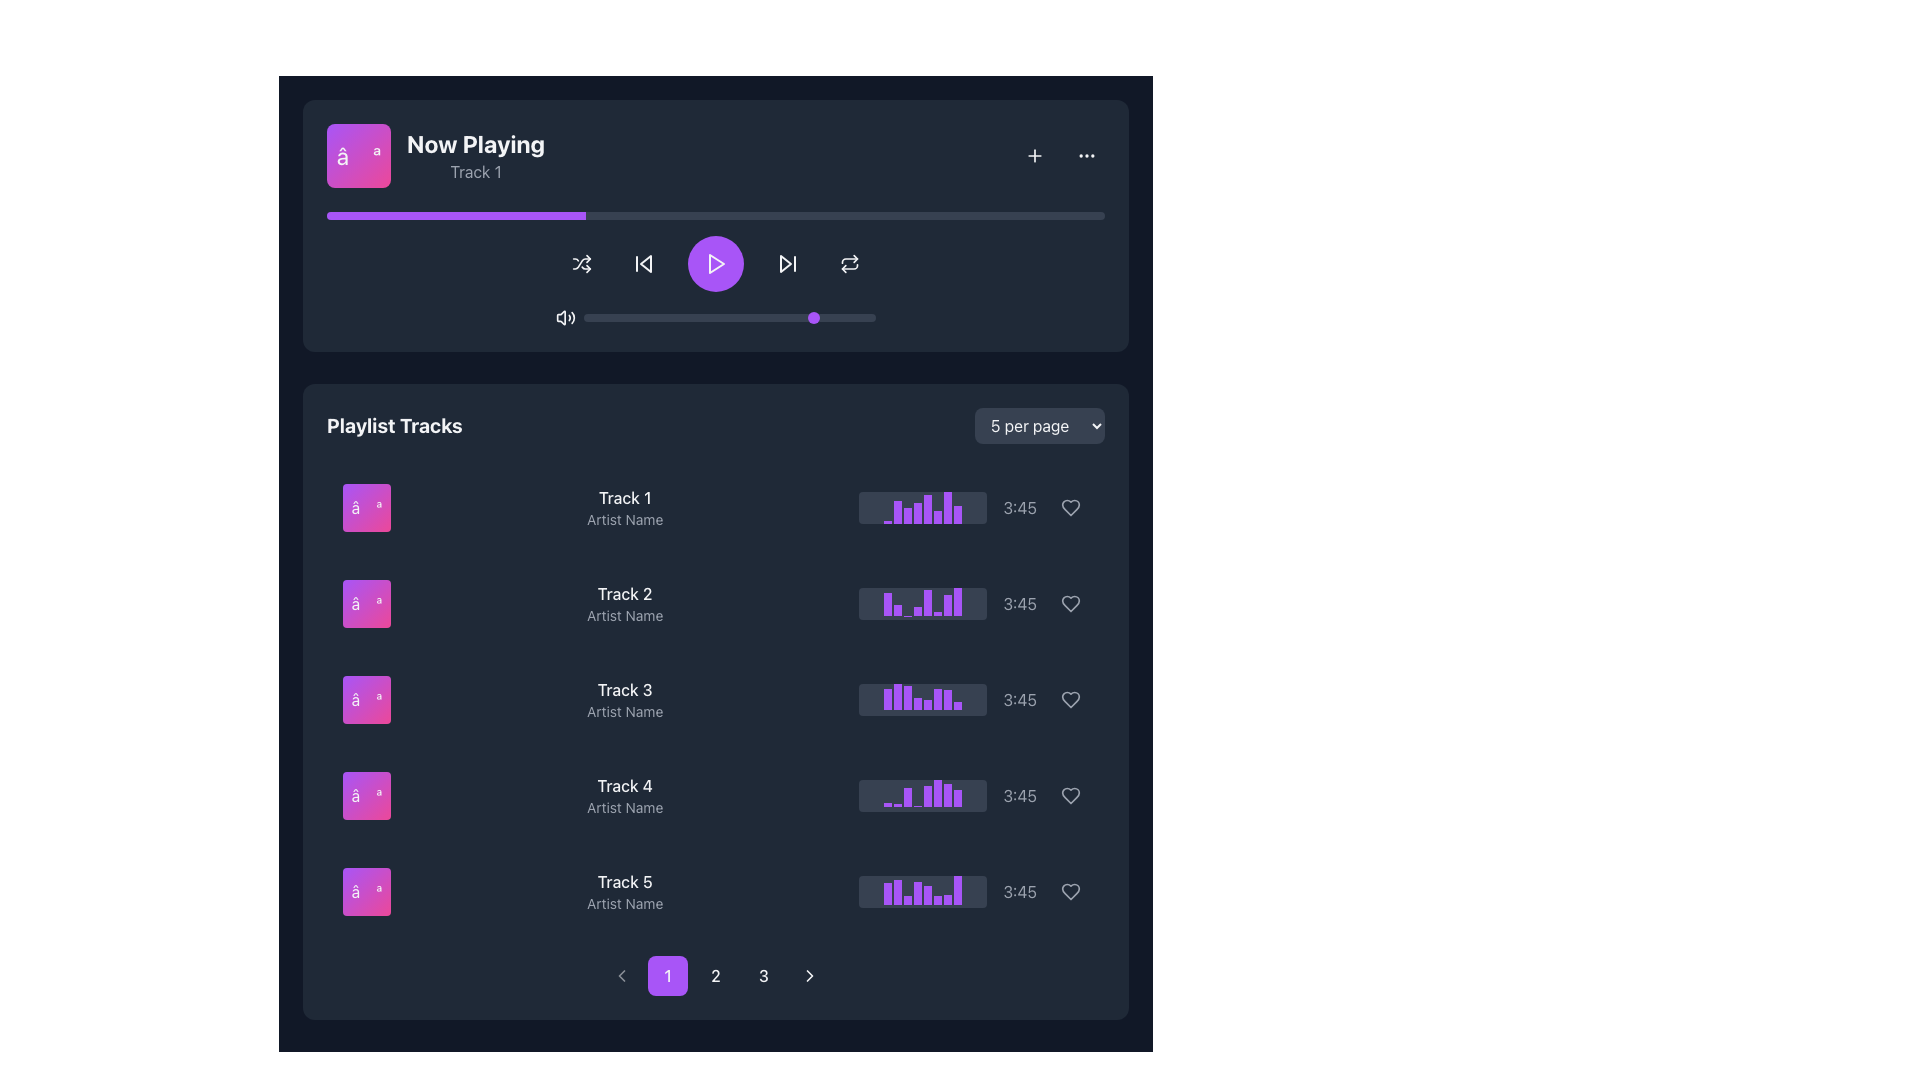  Describe the element at coordinates (1020, 698) in the screenshot. I see `the duration text label for the third track in the playlist, which is located in the middle-right section next to a bar graph and a heart icon` at that location.